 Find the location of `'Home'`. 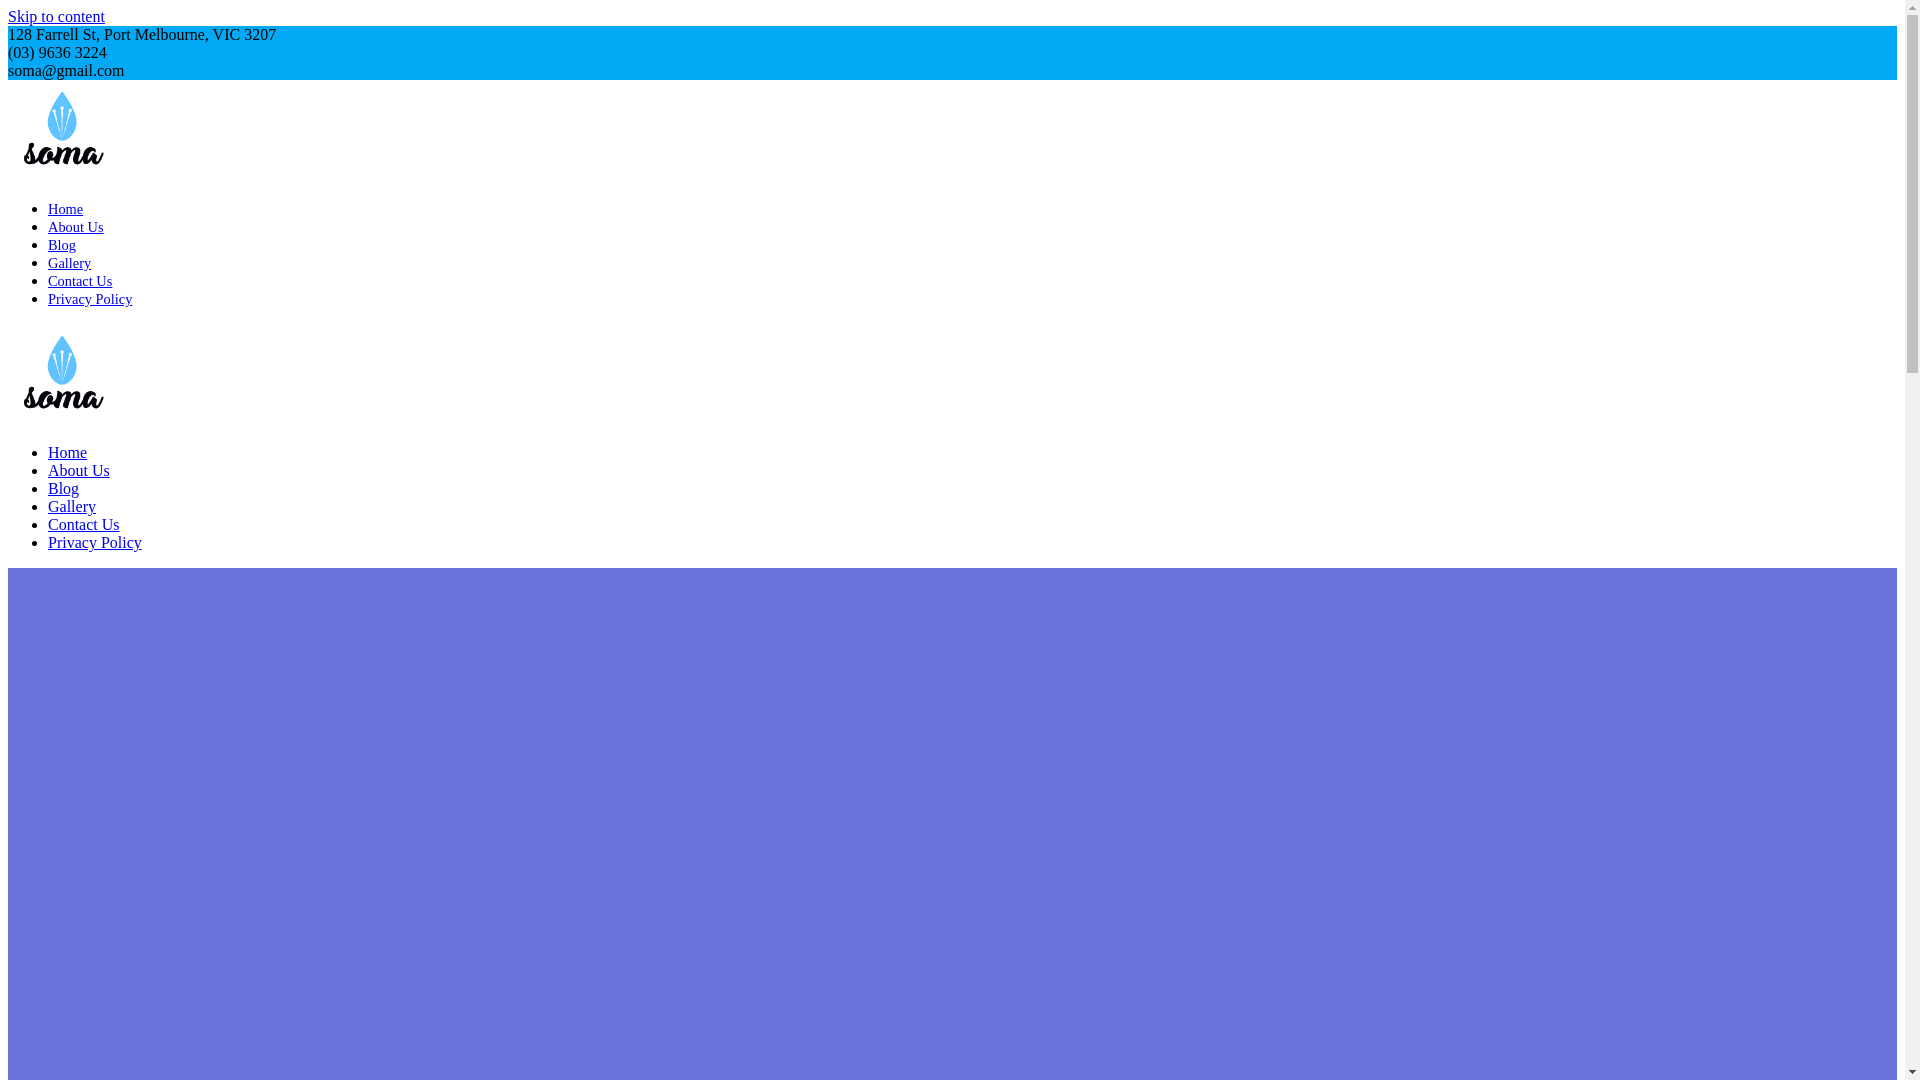

'Home' is located at coordinates (65, 208).